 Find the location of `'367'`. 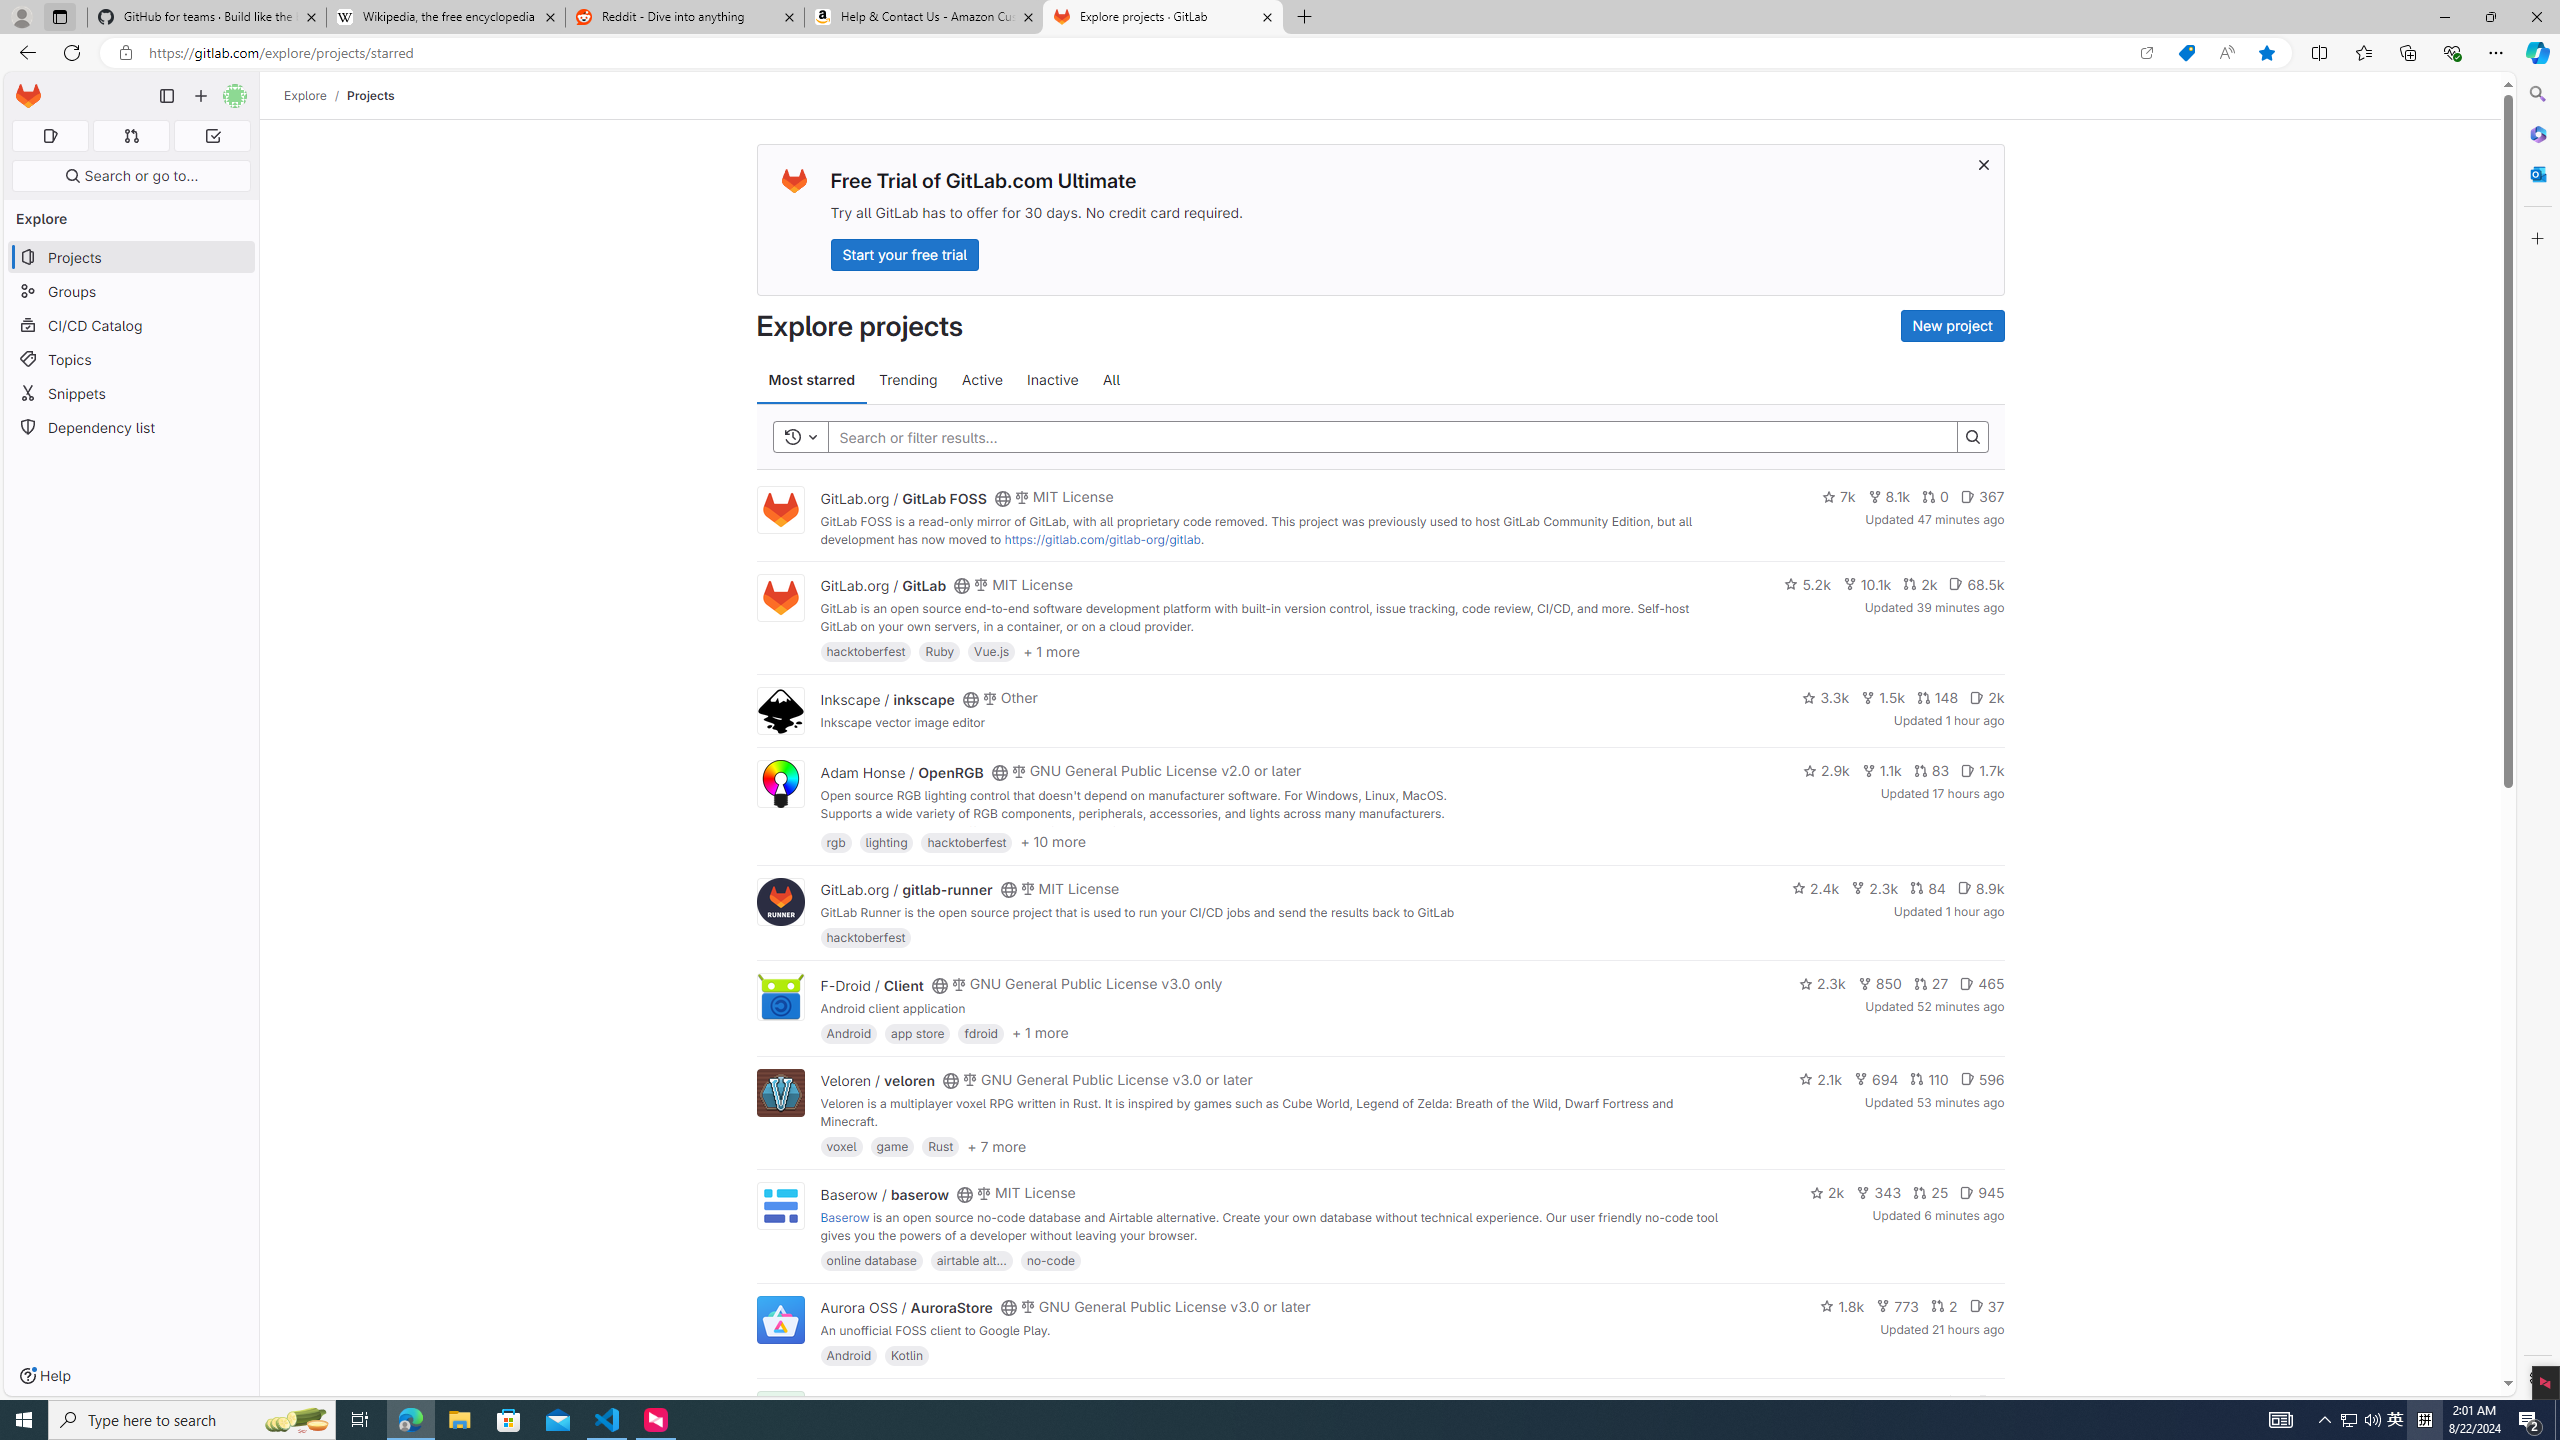

'367' is located at coordinates (1981, 497).